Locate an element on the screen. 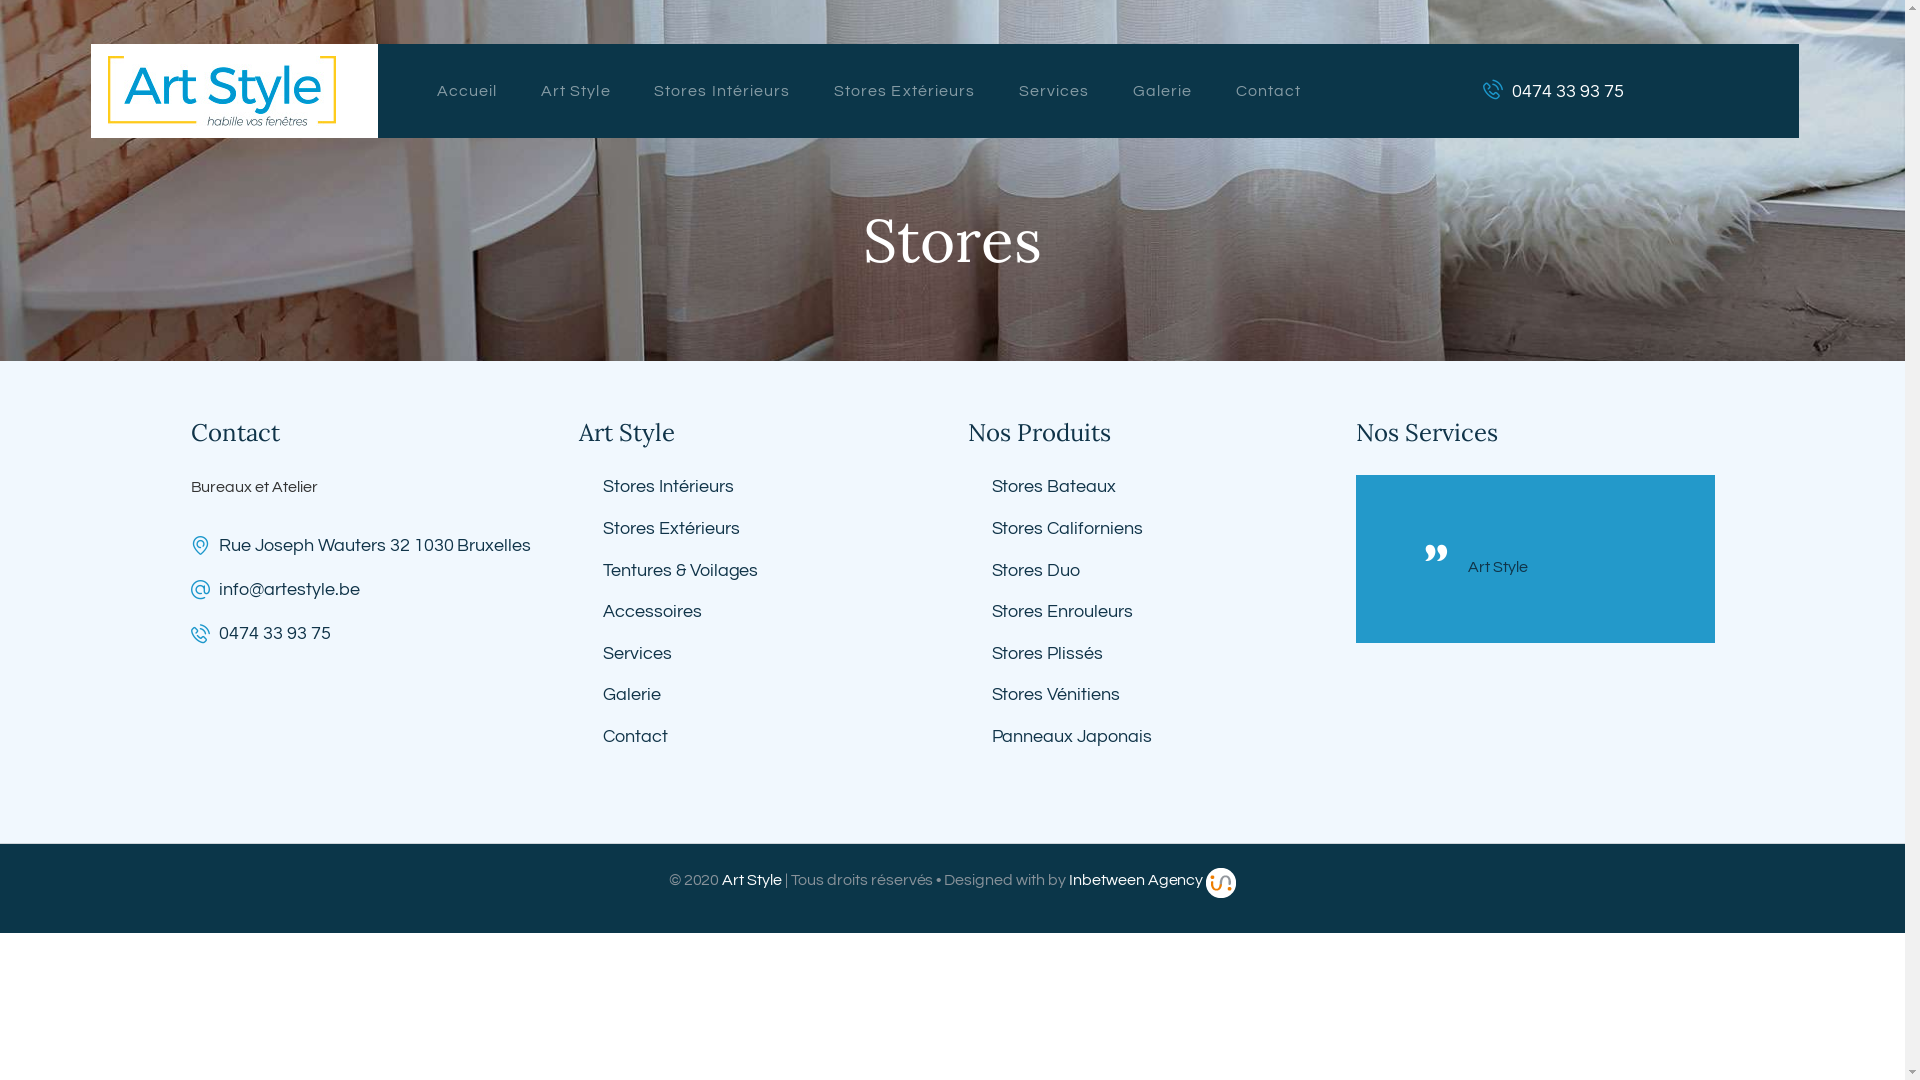 The height and width of the screenshot is (1080, 1920). 'Galerie' is located at coordinates (602, 693).